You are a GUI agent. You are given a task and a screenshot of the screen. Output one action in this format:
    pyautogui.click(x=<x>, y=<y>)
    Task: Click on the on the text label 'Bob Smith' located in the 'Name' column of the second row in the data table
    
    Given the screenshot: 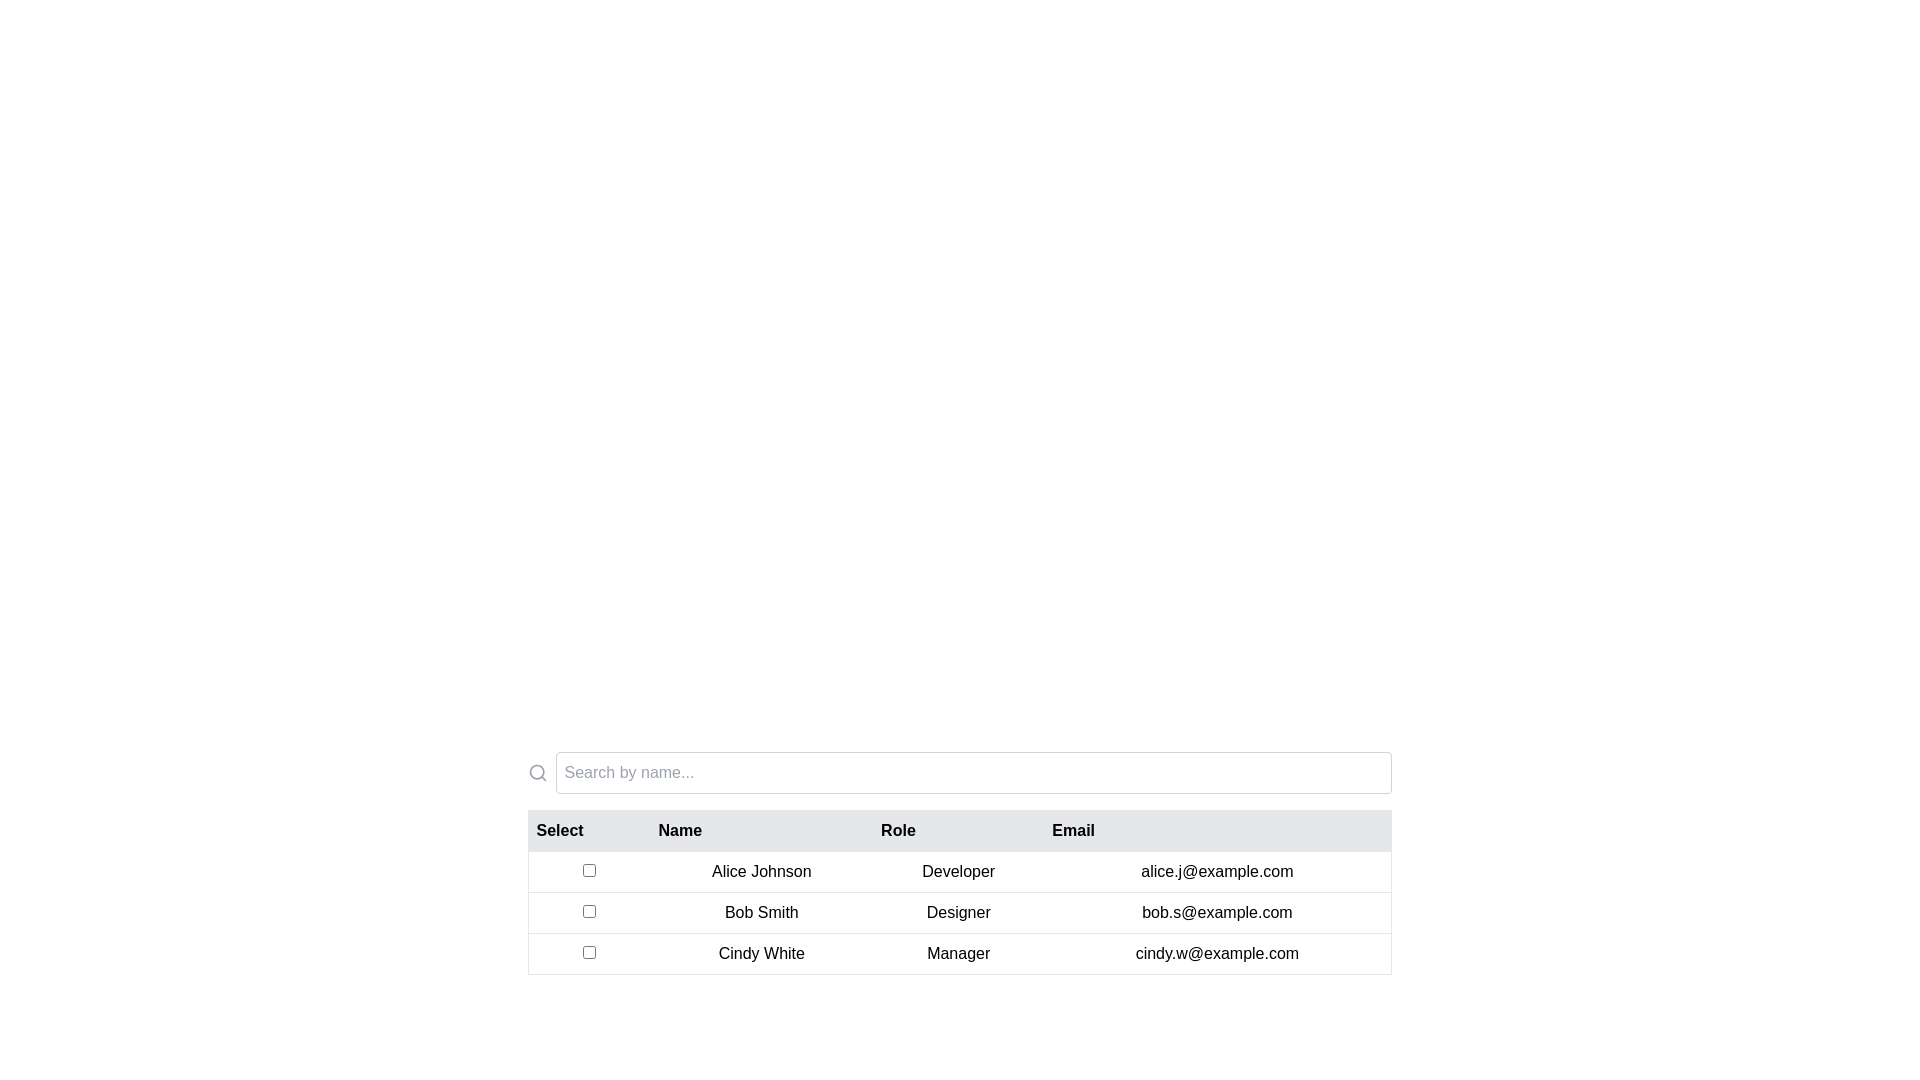 What is the action you would take?
    pyautogui.click(x=760, y=913)
    